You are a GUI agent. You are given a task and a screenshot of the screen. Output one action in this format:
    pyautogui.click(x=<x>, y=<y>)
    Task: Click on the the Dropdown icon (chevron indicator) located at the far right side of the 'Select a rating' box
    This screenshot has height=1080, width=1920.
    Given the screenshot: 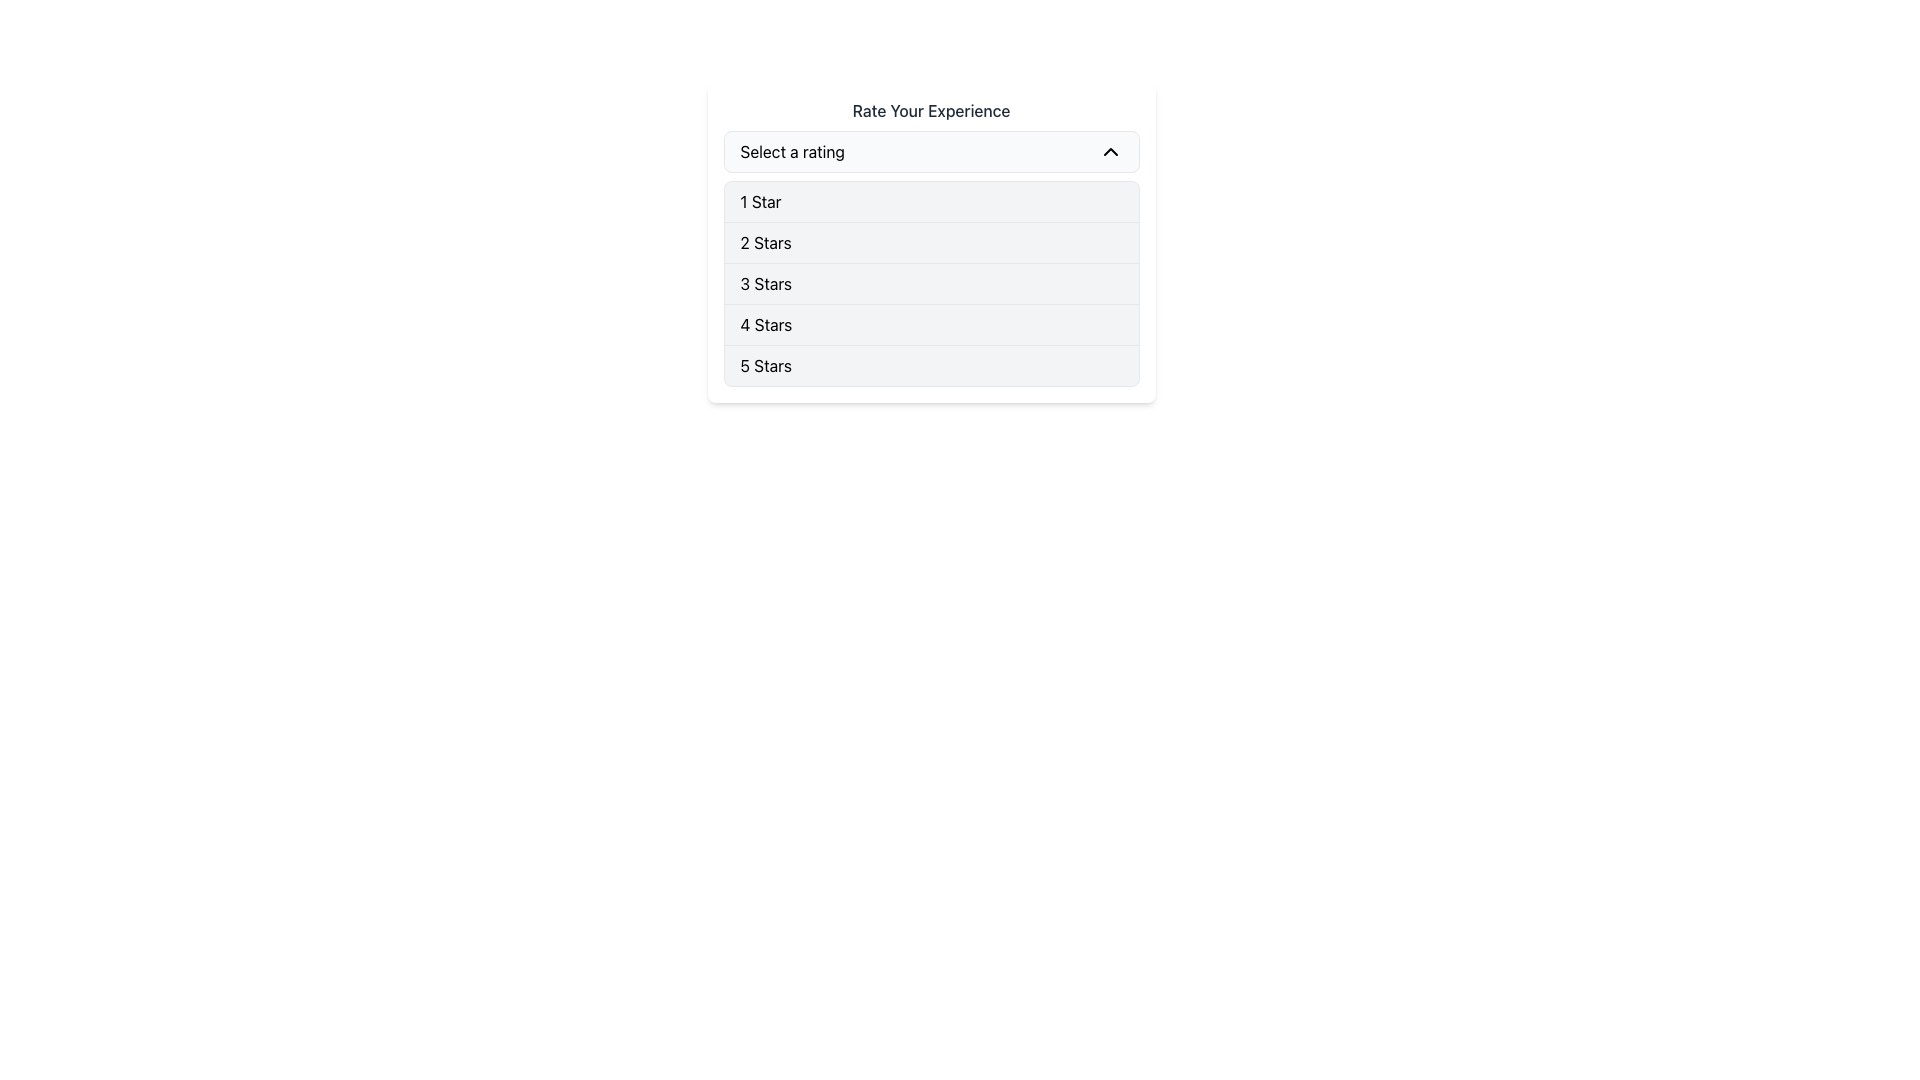 What is the action you would take?
    pyautogui.click(x=1109, y=150)
    